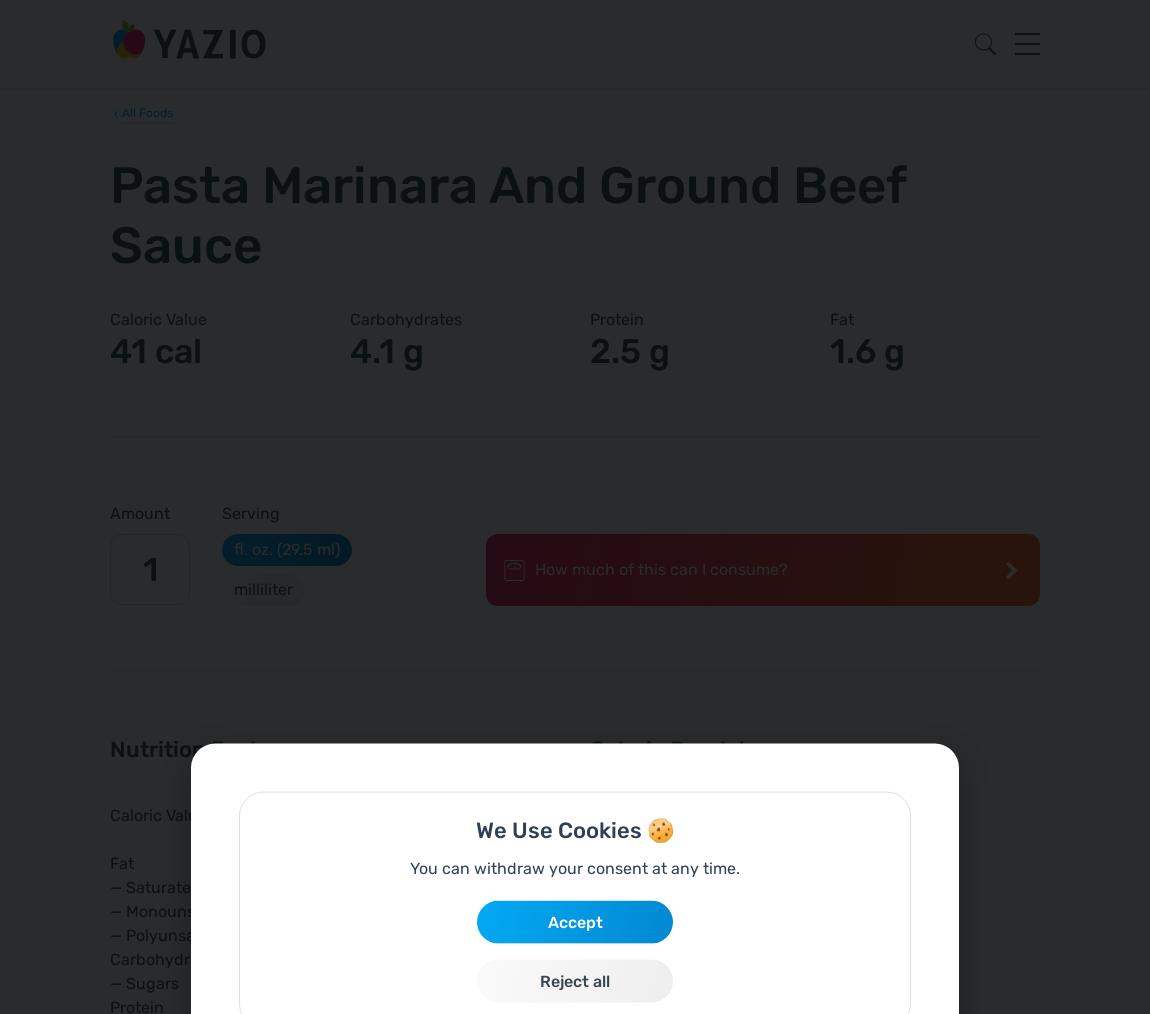 Image resolution: width=1150 pixels, height=1014 pixels. I want to click on '40.0 %', so click(868, 821).